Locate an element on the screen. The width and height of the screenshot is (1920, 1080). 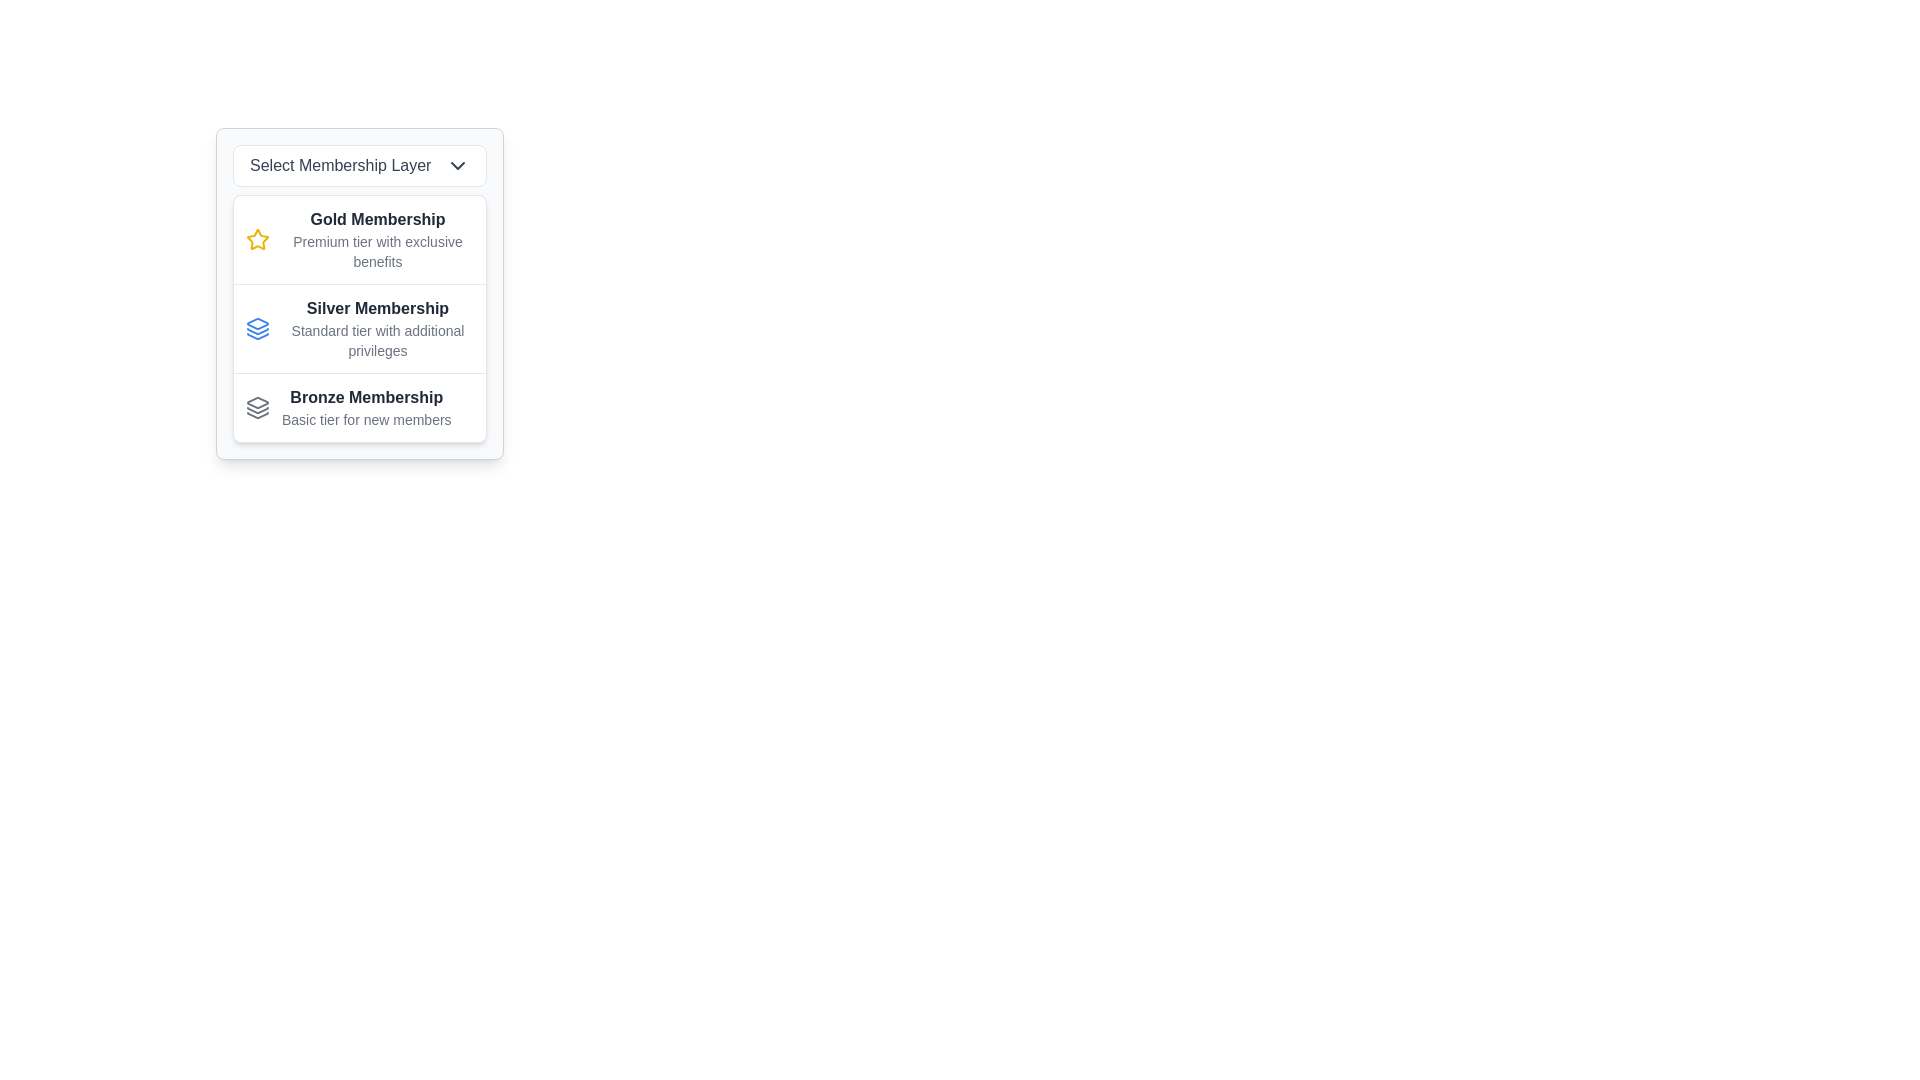
keyboard navigation is located at coordinates (378, 238).